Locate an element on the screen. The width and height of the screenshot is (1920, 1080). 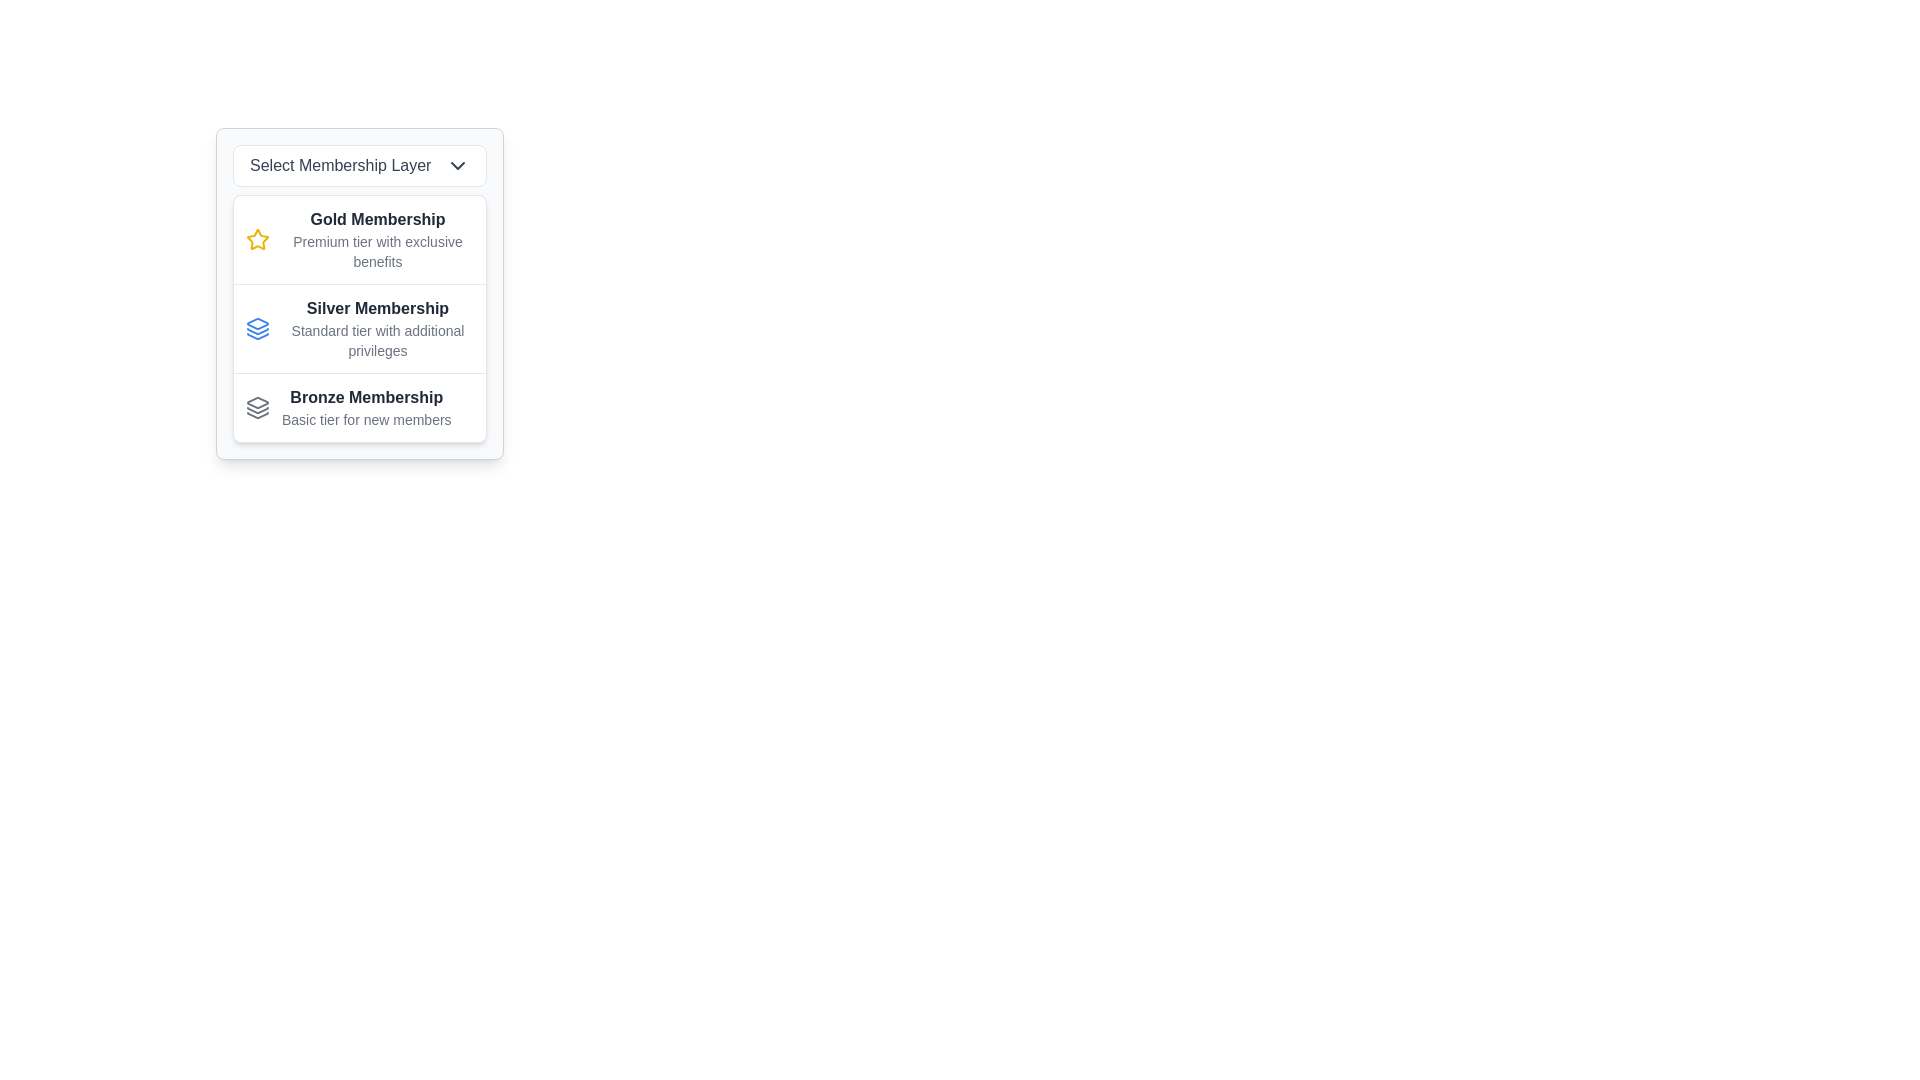
keyboard navigation is located at coordinates (378, 238).